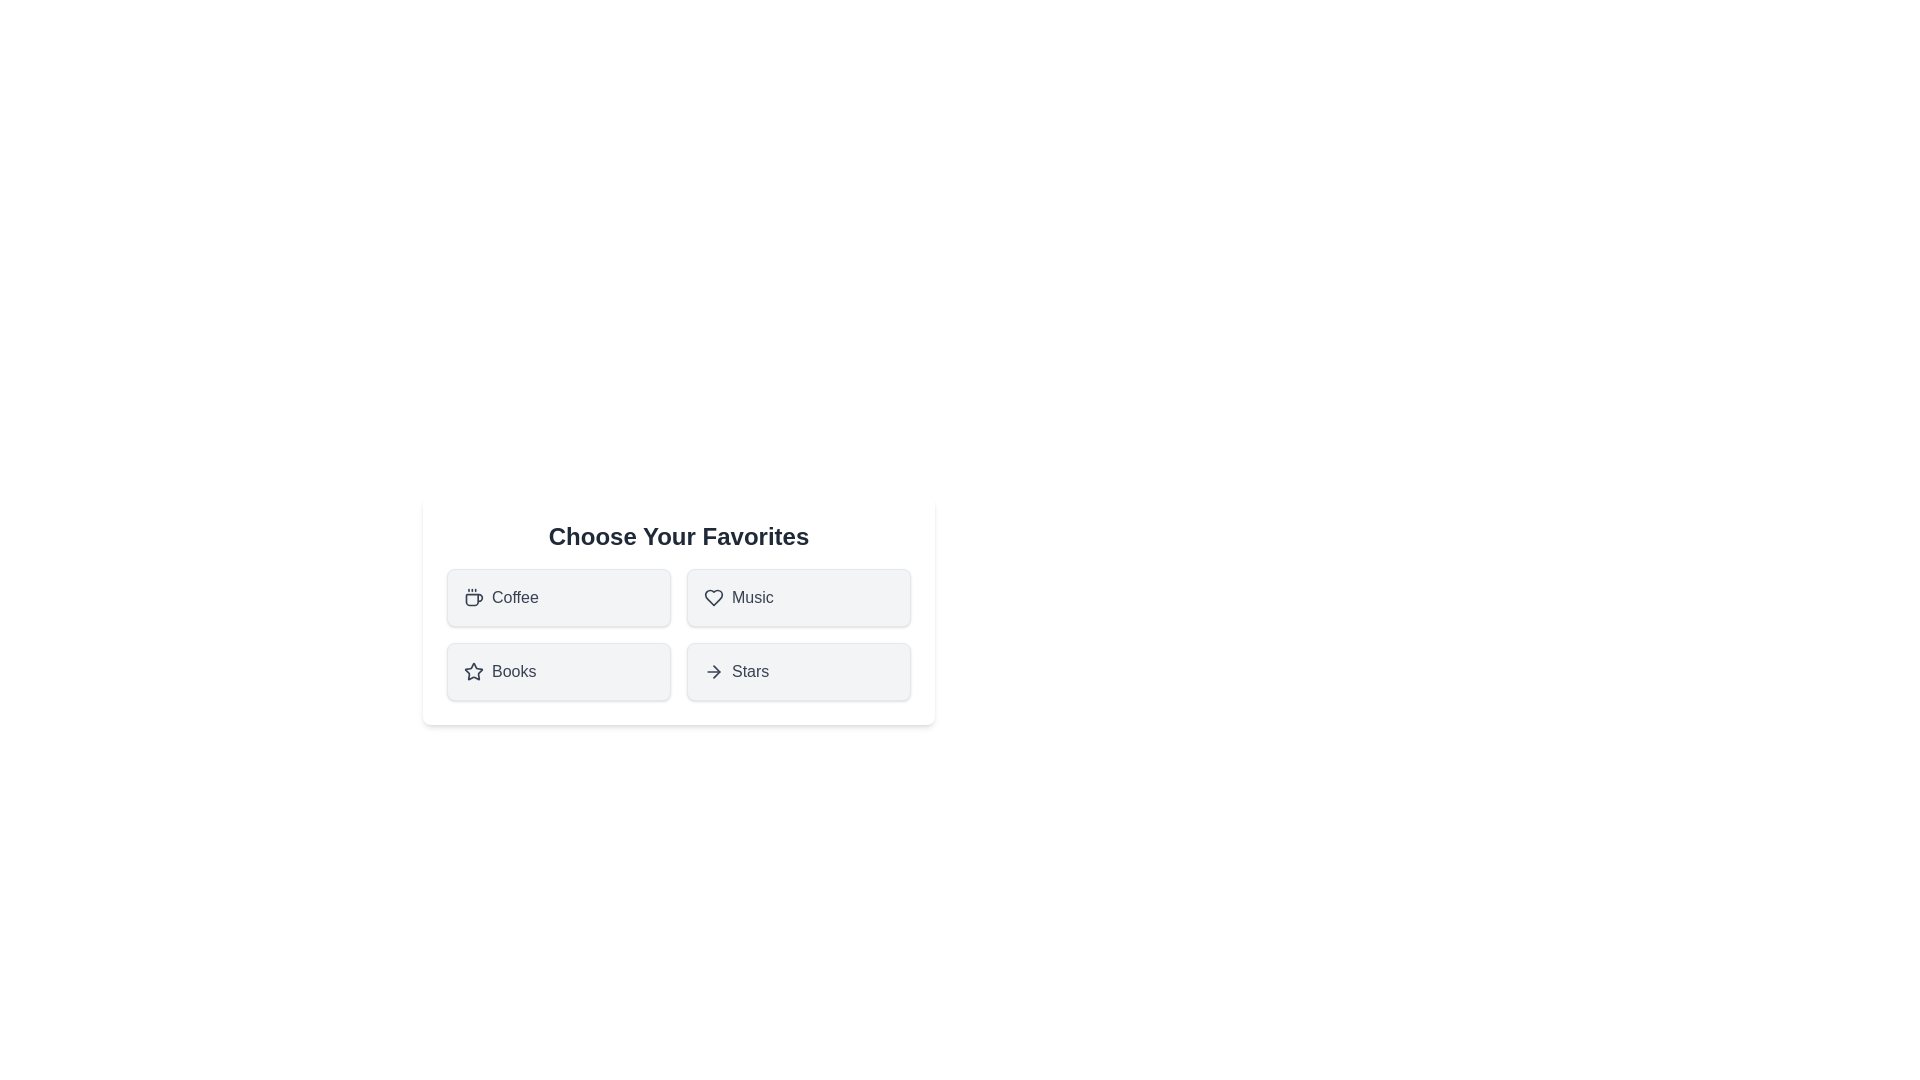  I want to click on the selectable button for the category 'Books' located in the bottom-left position of the grid labeled 'Choose Your Favorites', so click(558, 671).